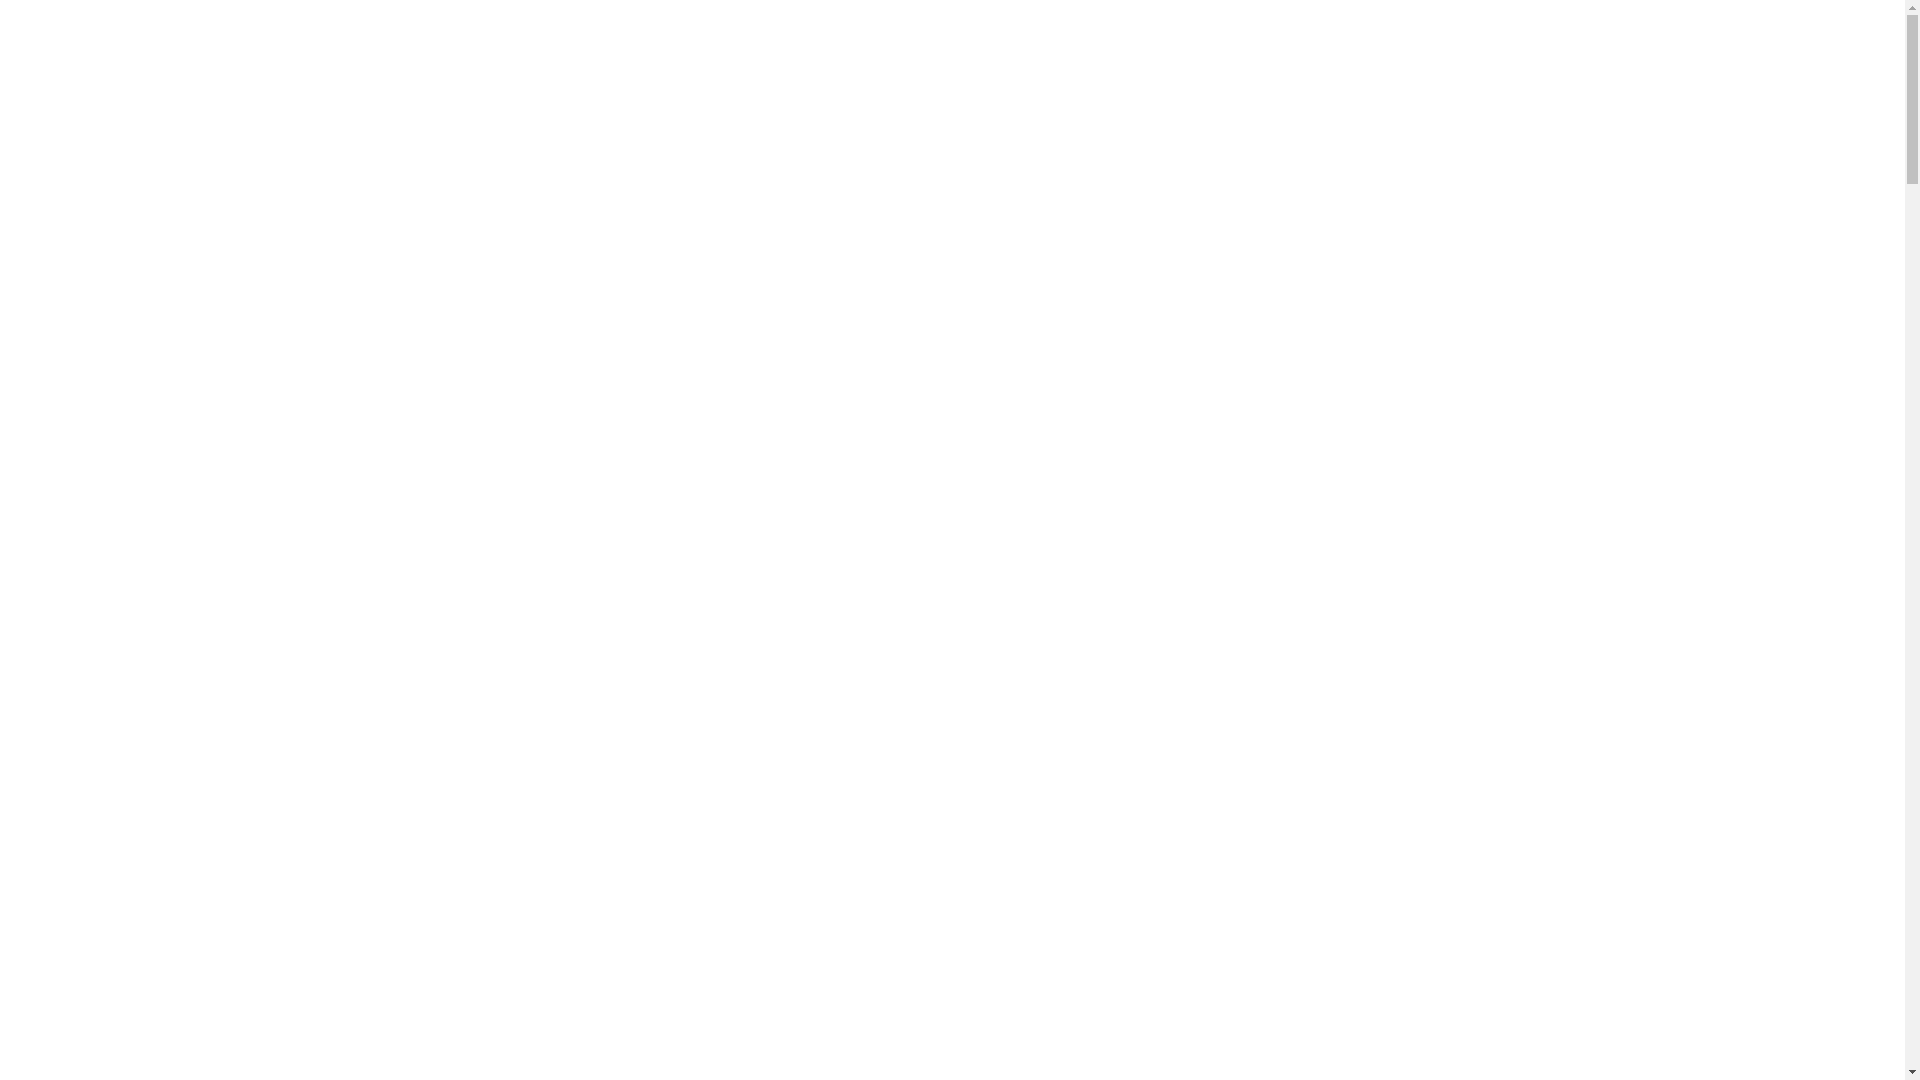  I want to click on 'Location', so click(103, 34).